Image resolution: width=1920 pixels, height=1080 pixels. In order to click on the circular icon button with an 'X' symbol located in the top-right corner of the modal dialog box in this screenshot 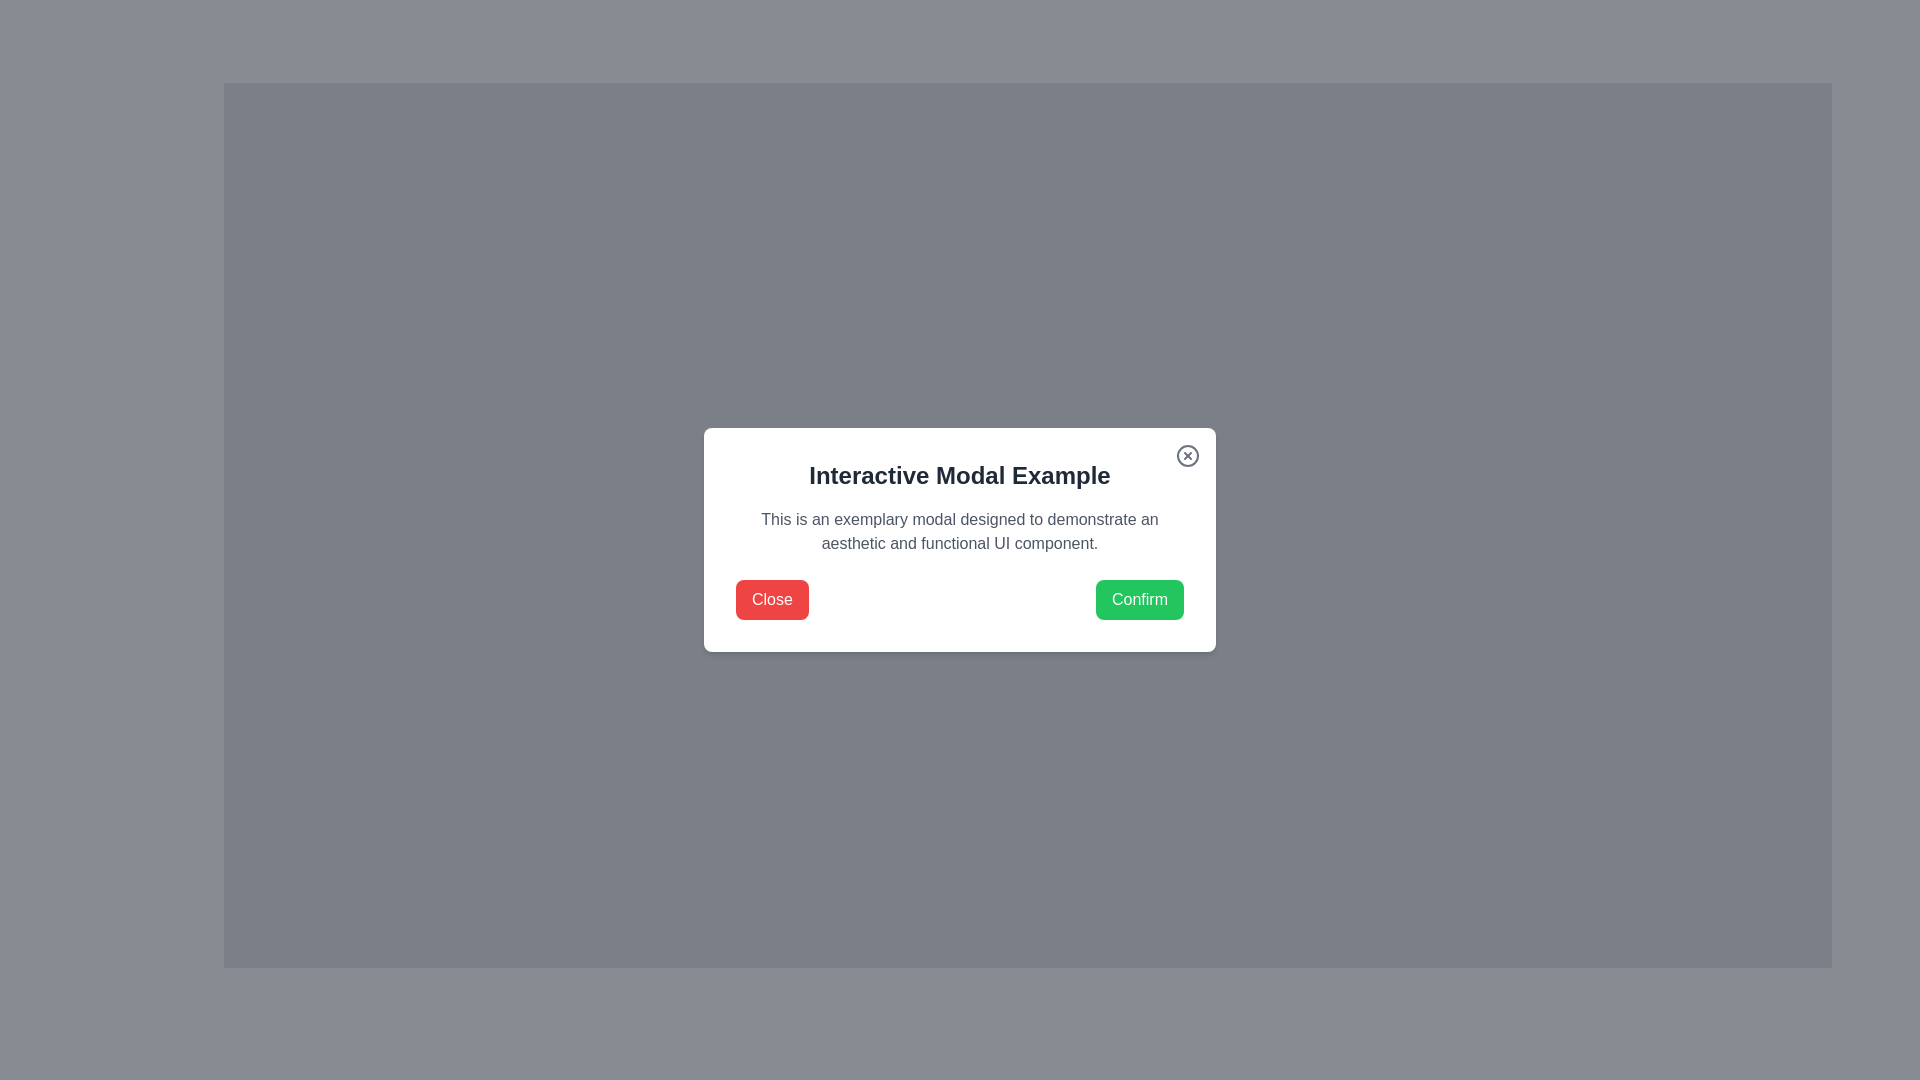, I will do `click(1188, 455)`.